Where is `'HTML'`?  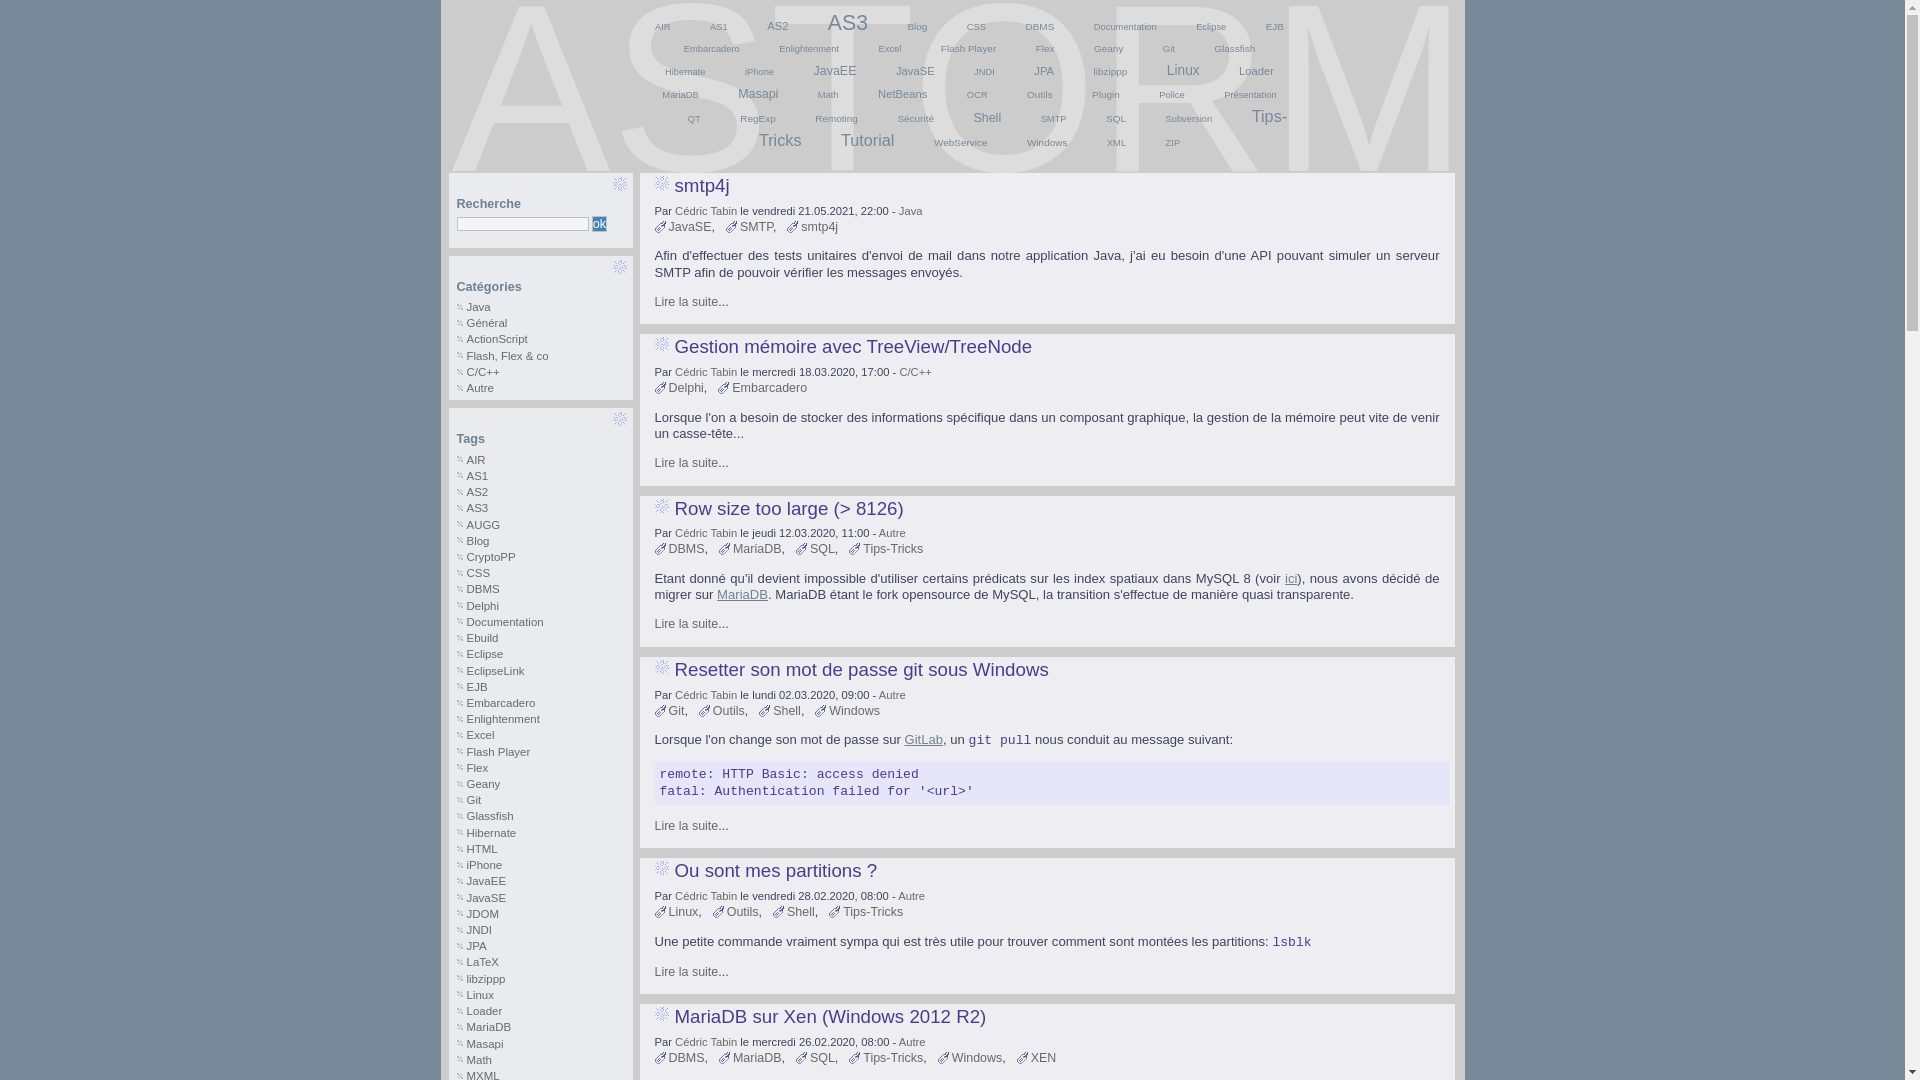 'HTML' is located at coordinates (481, 848).